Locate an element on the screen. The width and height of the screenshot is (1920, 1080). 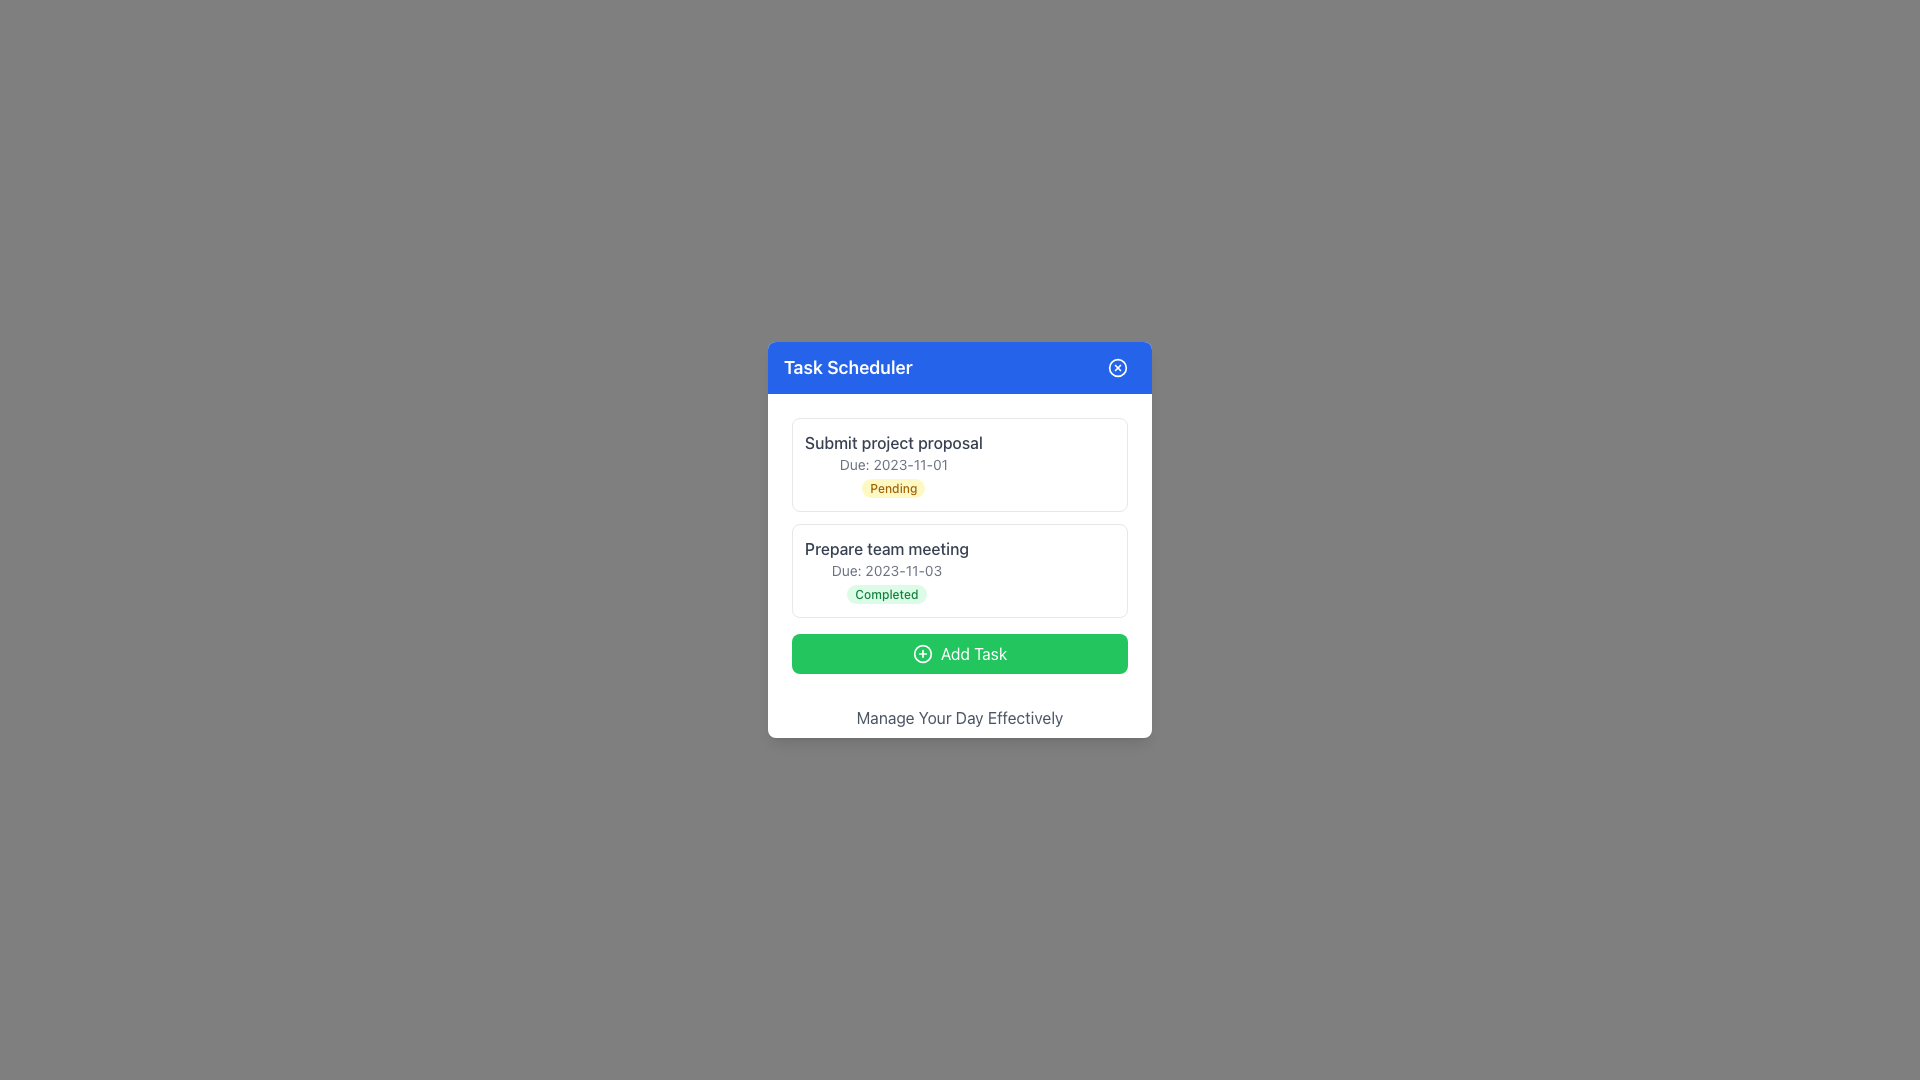
the static text element that reads 'Due: 2023-11-01', which is located directly below the bold text 'Submit project proposal' is located at coordinates (892, 465).